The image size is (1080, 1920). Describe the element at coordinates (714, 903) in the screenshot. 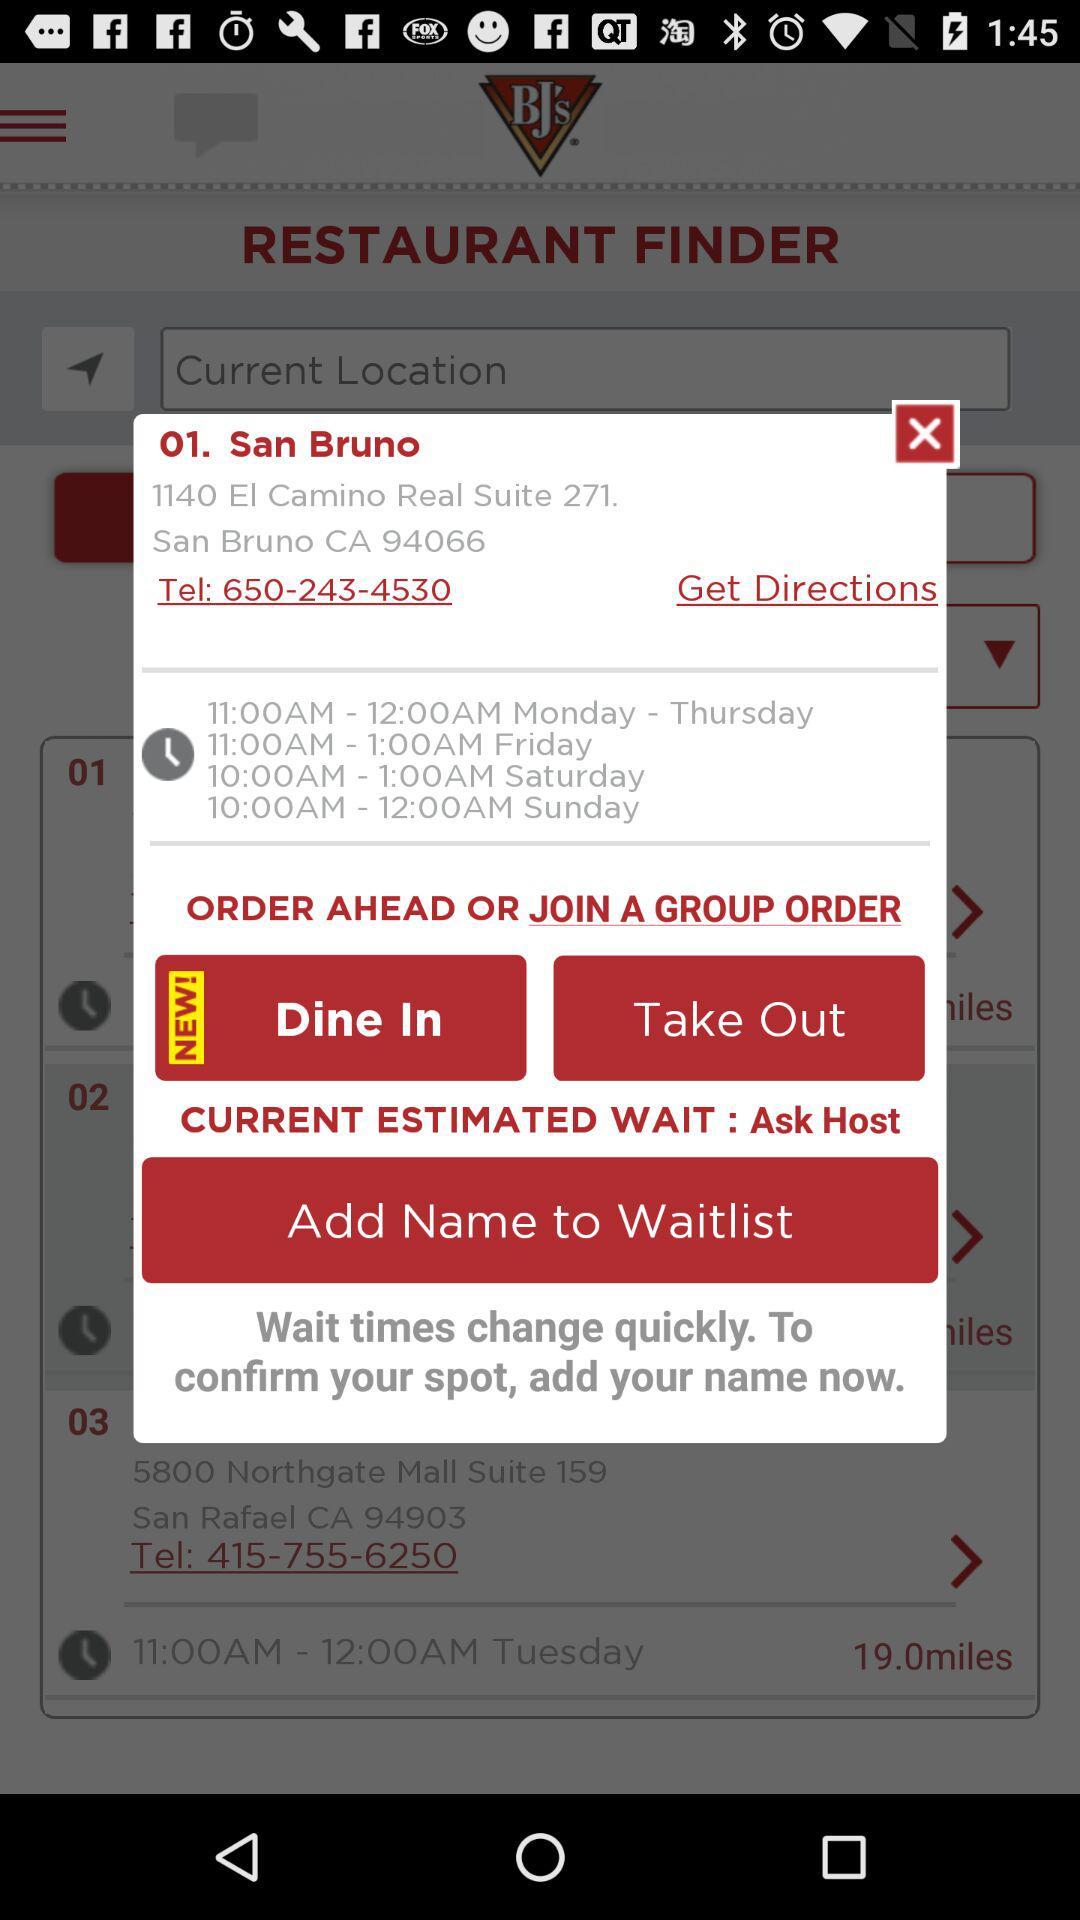

I see `item to the right of the order ahead or app` at that location.